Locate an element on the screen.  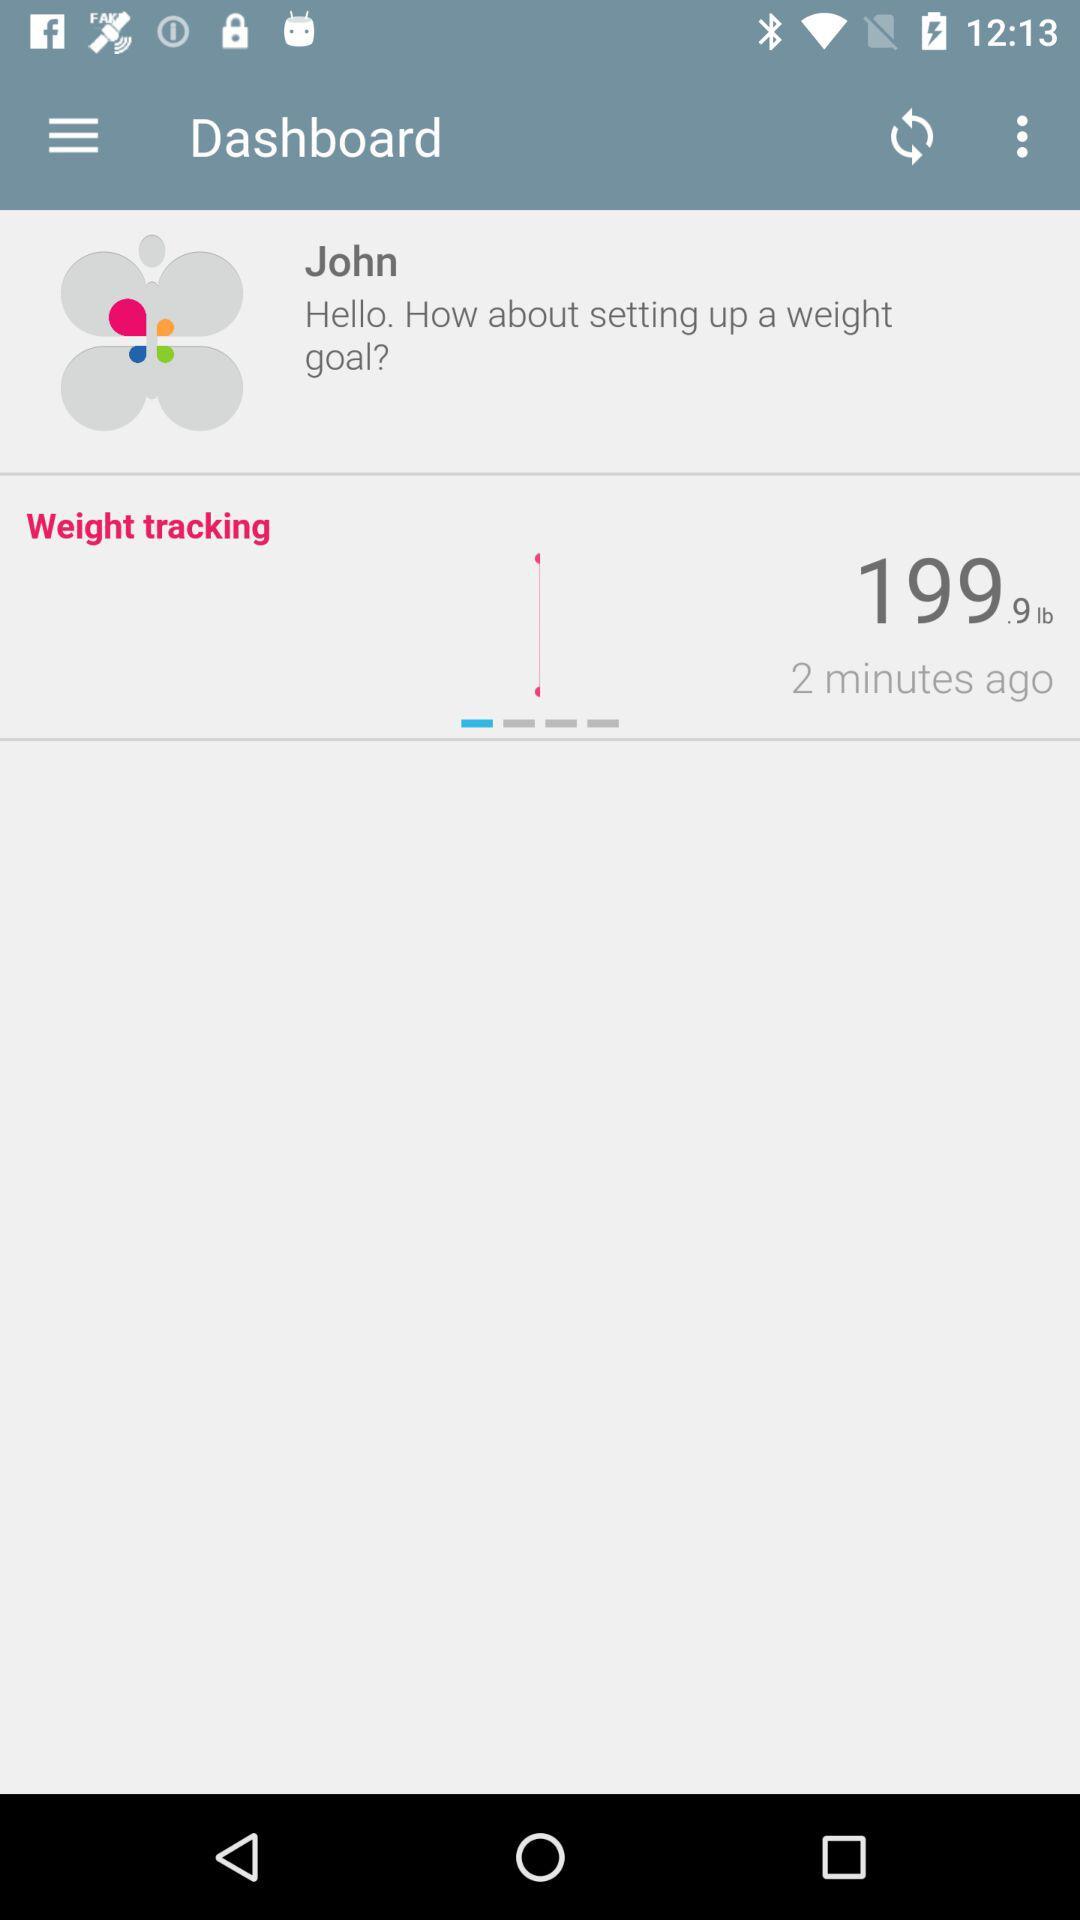
the app next to the . icon is located at coordinates (1021, 609).